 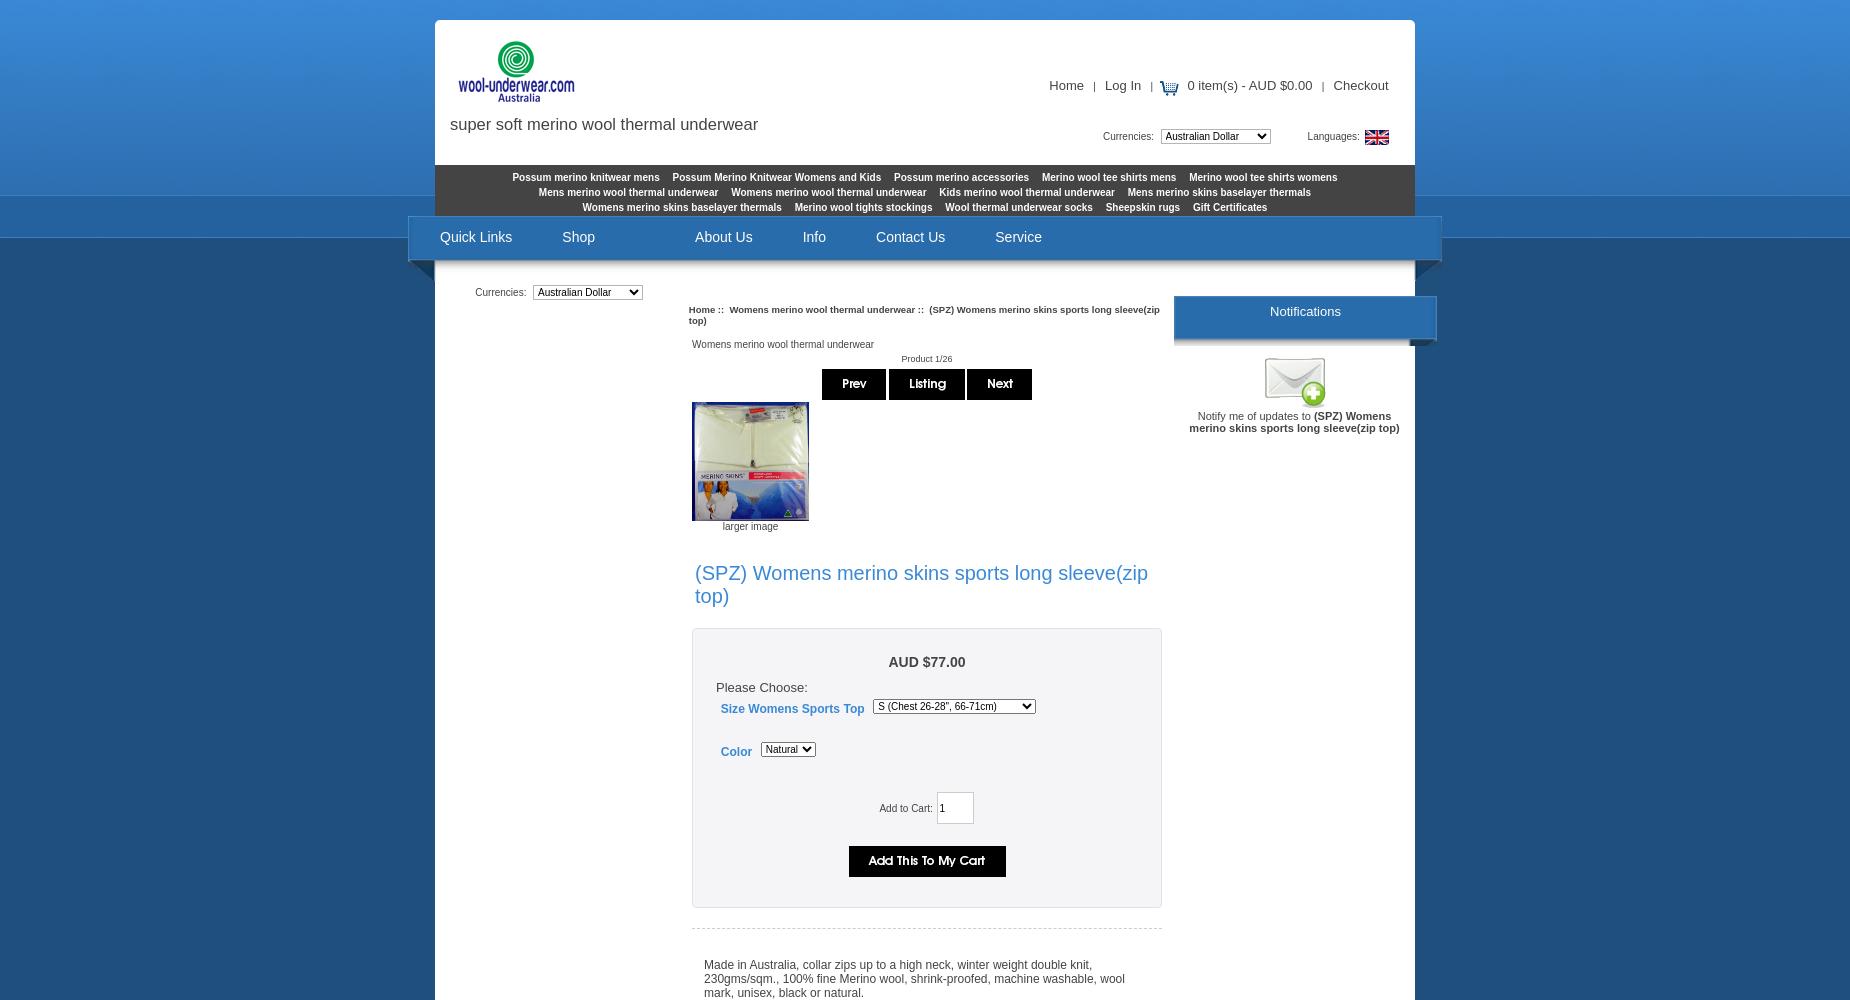 What do you see at coordinates (1107, 177) in the screenshot?
I see `'Merino wool tee shirts mens'` at bounding box center [1107, 177].